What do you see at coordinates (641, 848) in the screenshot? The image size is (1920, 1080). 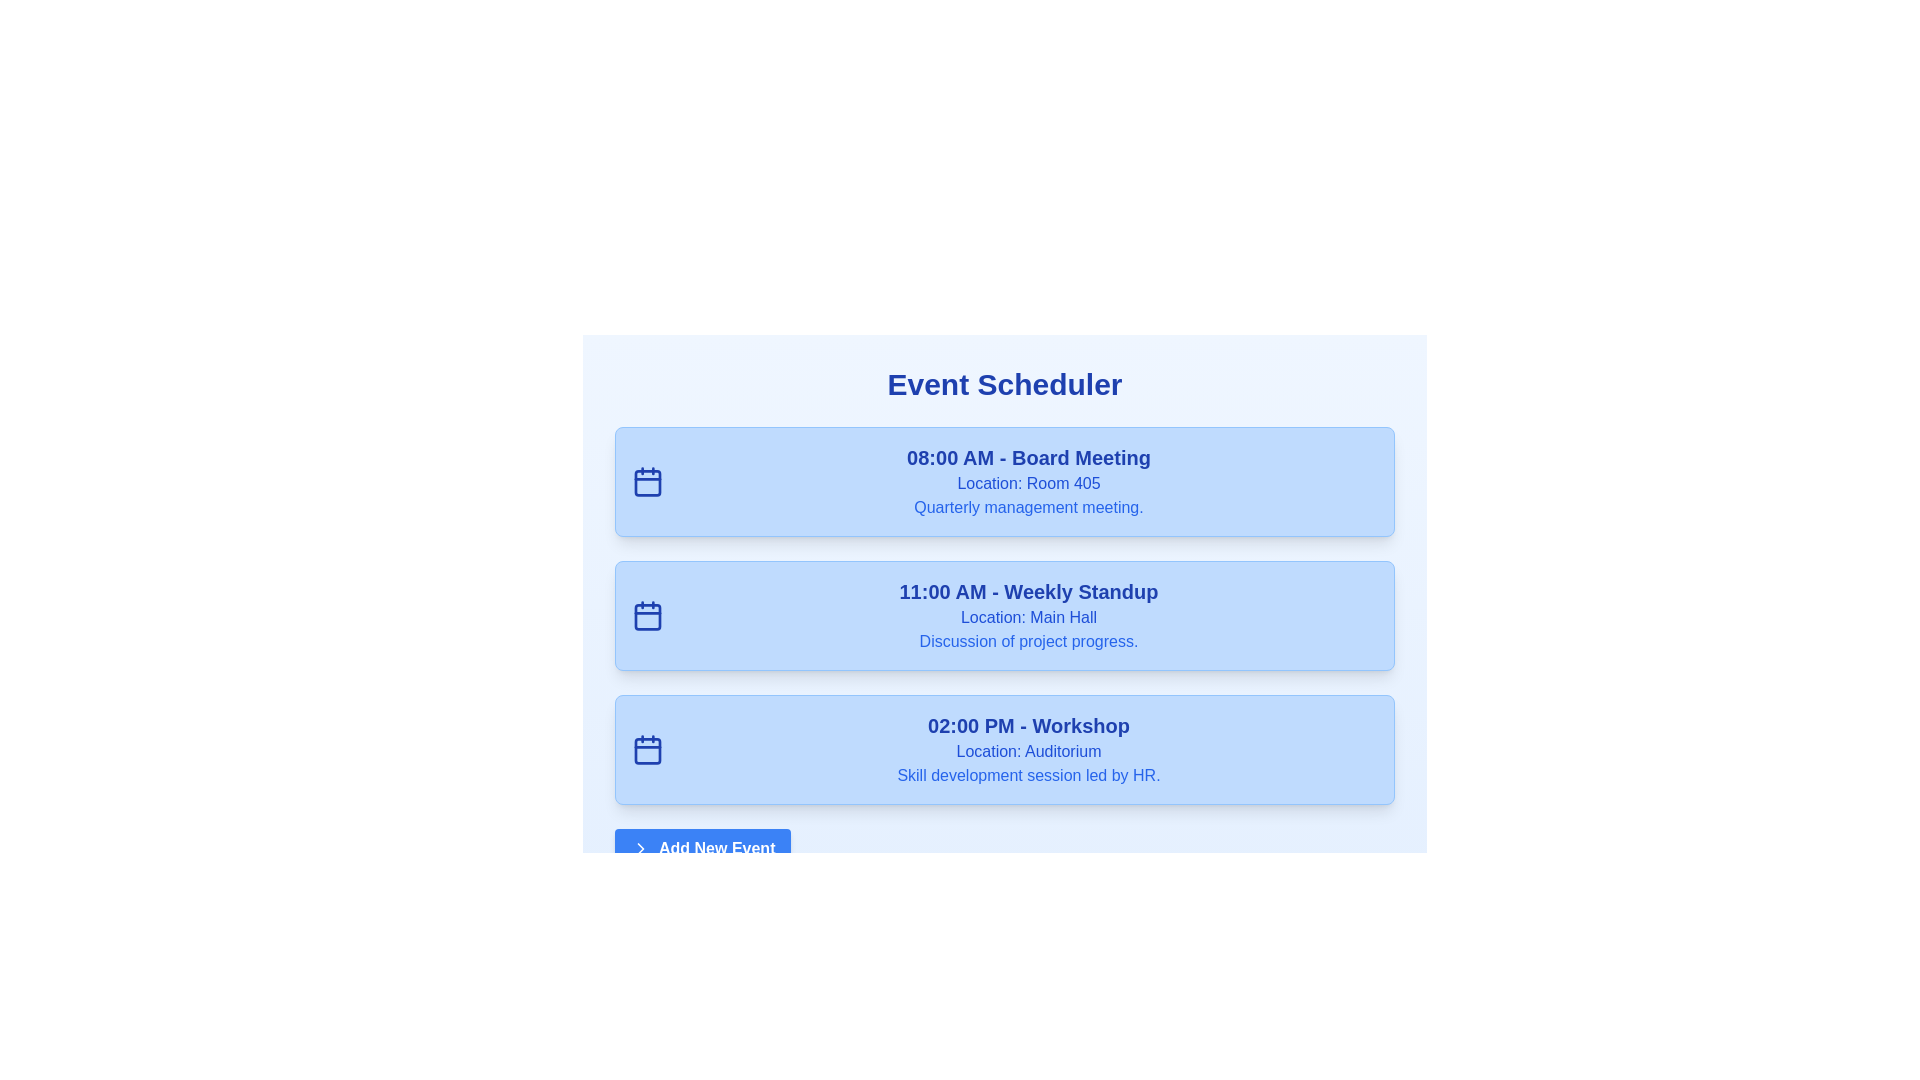 I see `the rightward pointing chevron icon located within the 'Add New Event' button` at bounding box center [641, 848].